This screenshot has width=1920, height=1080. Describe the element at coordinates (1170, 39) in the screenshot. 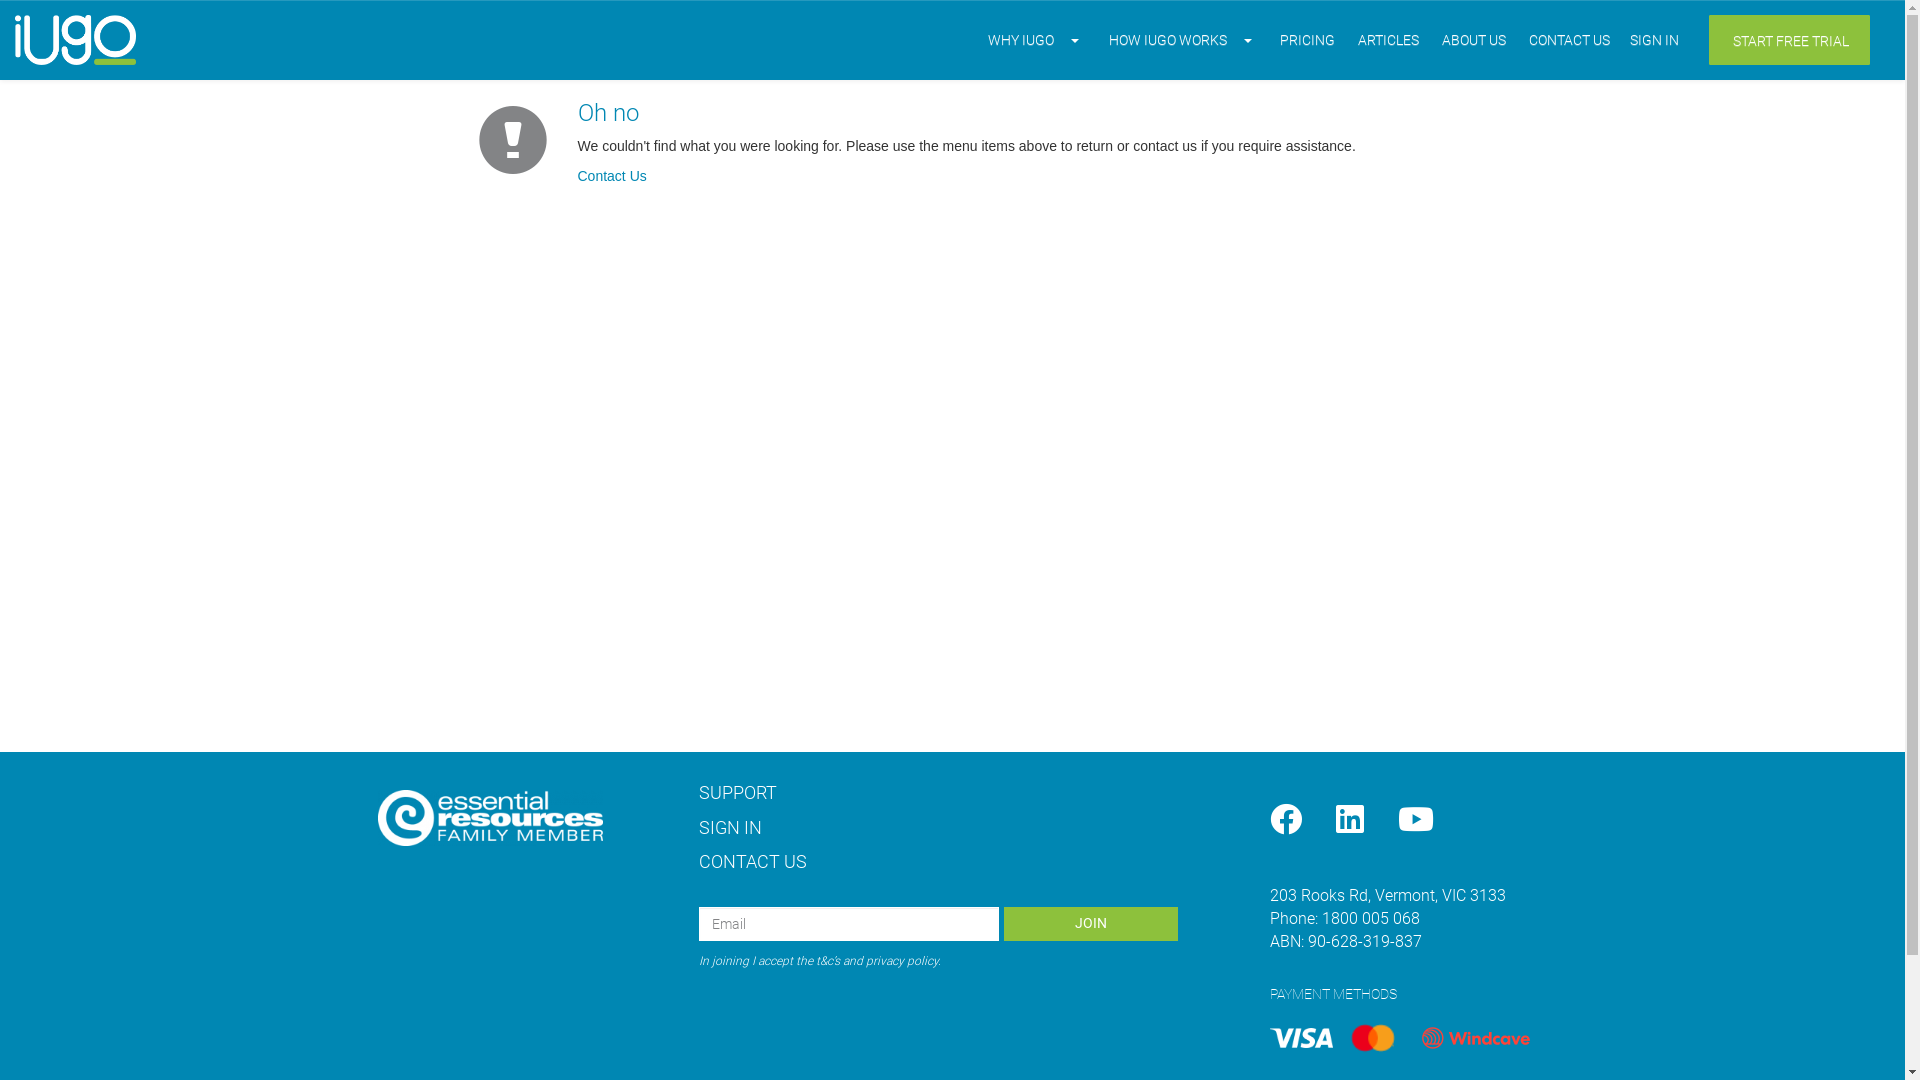

I see `'HOW IUGO WORKS'` at that location.